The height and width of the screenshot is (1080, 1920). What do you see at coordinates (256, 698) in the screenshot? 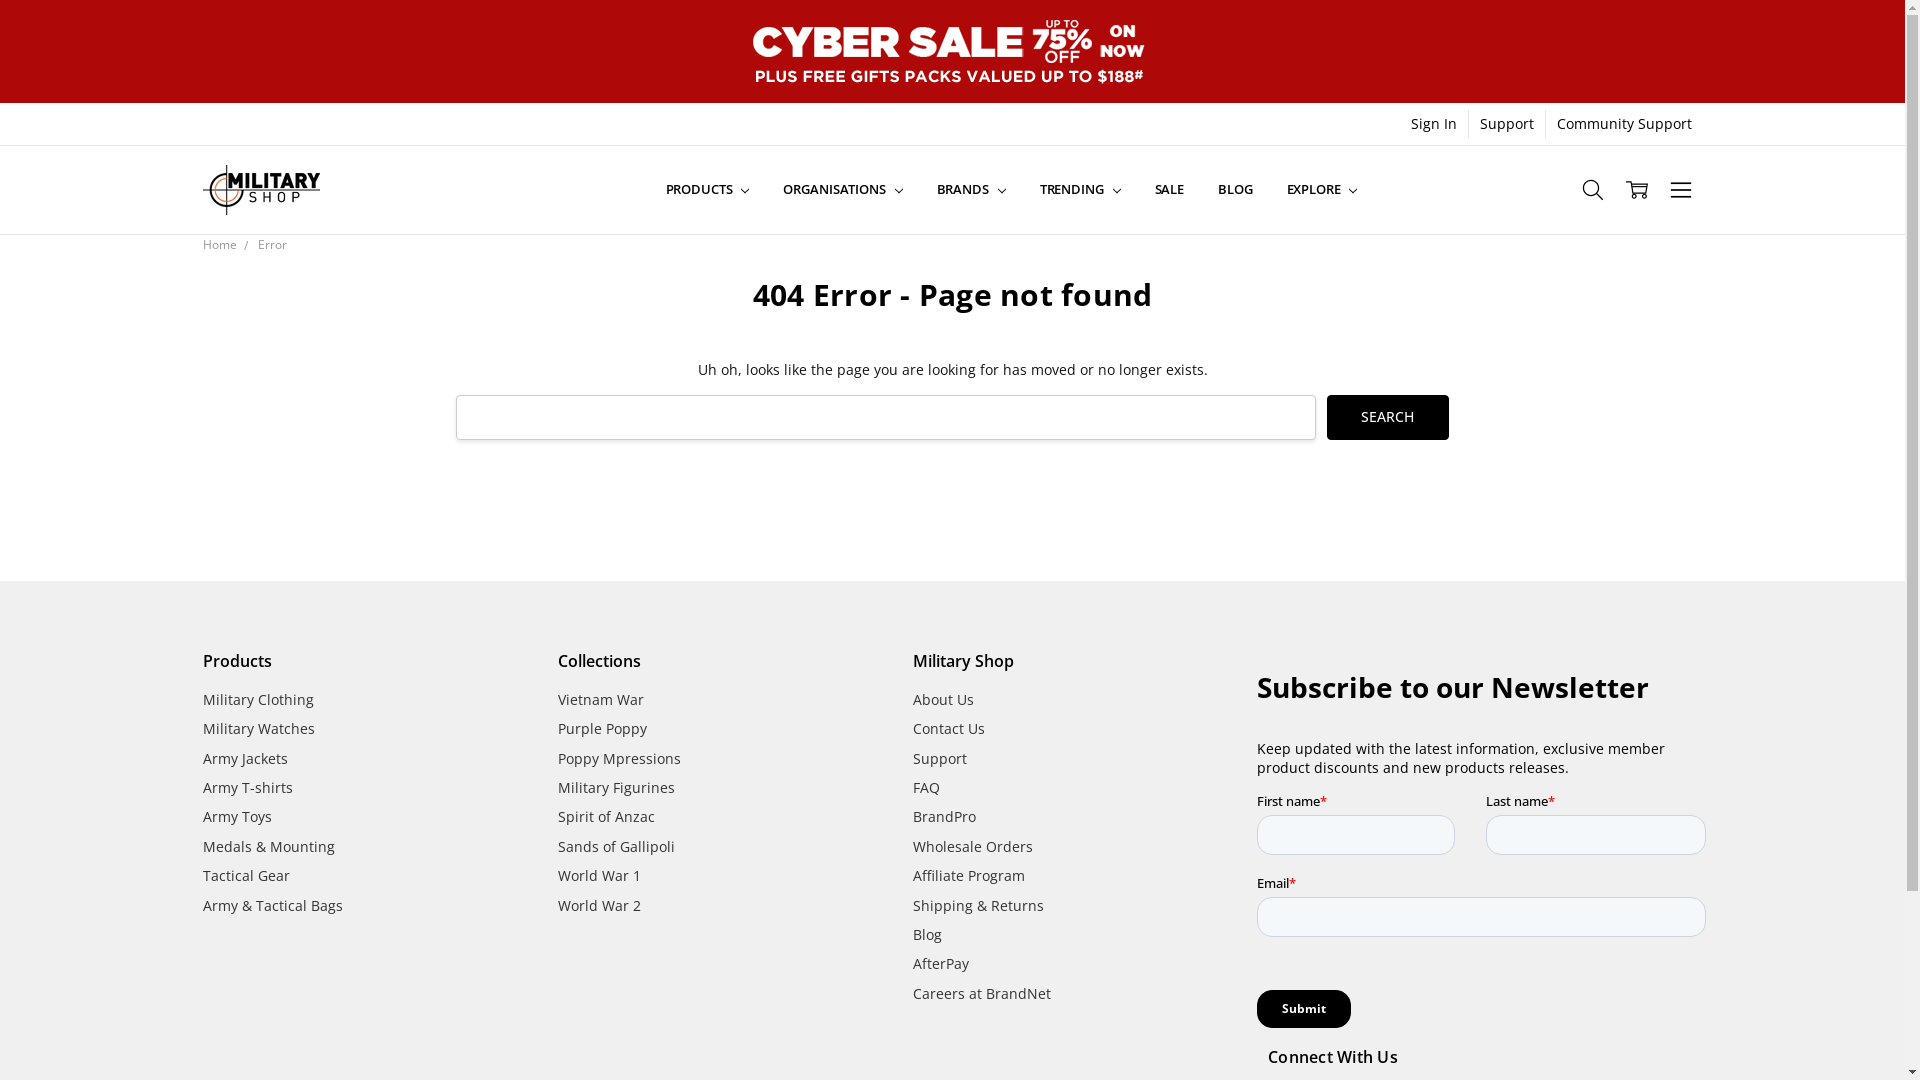
I see `'Military Clothing'` at bounding box center [256, 698].